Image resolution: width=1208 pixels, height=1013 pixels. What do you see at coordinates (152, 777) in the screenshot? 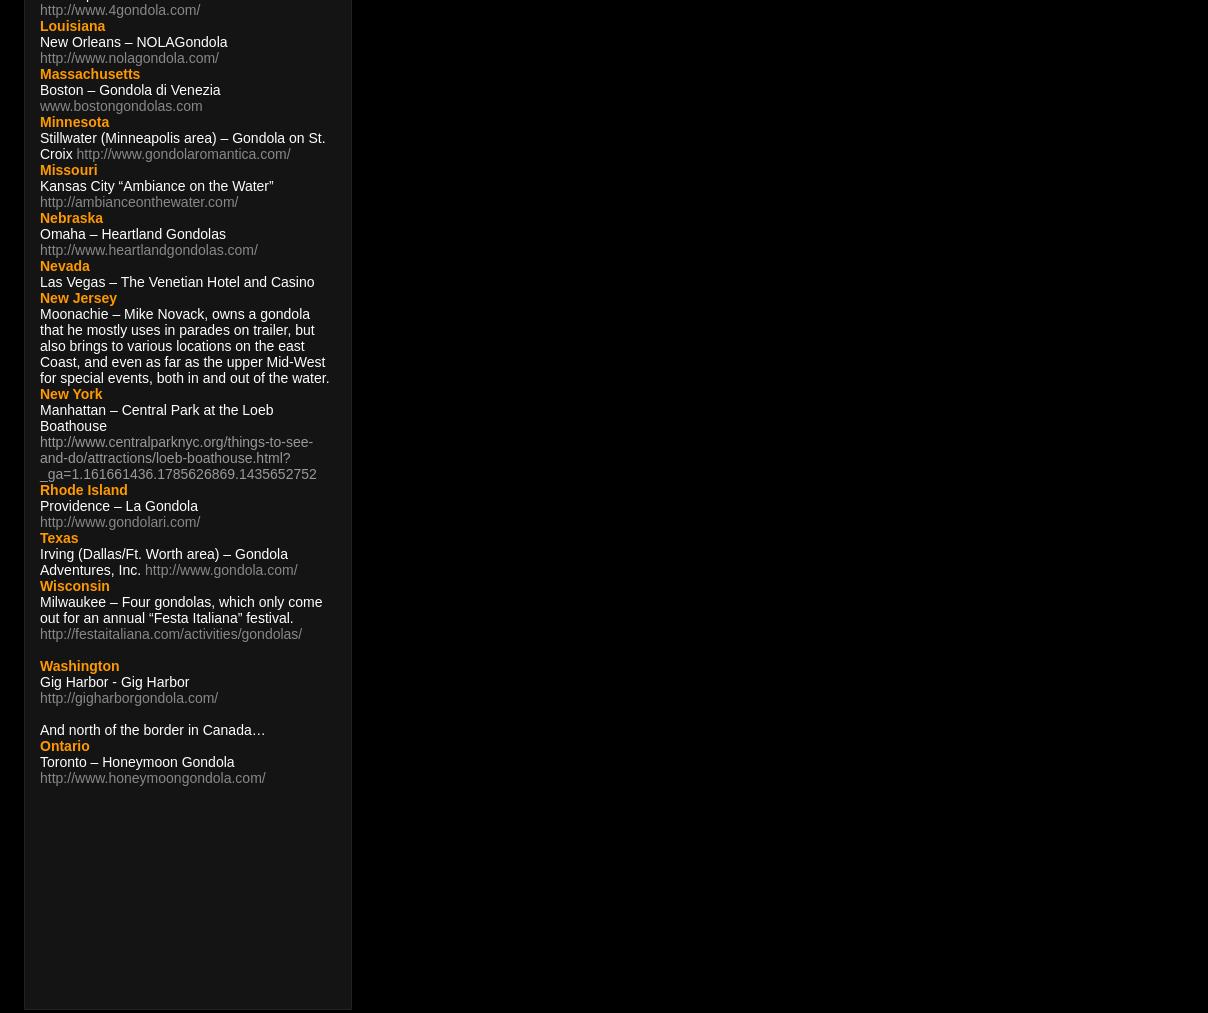
I see `'http://www.honeymoongondola.com/'` at bounding box center [152, 777].